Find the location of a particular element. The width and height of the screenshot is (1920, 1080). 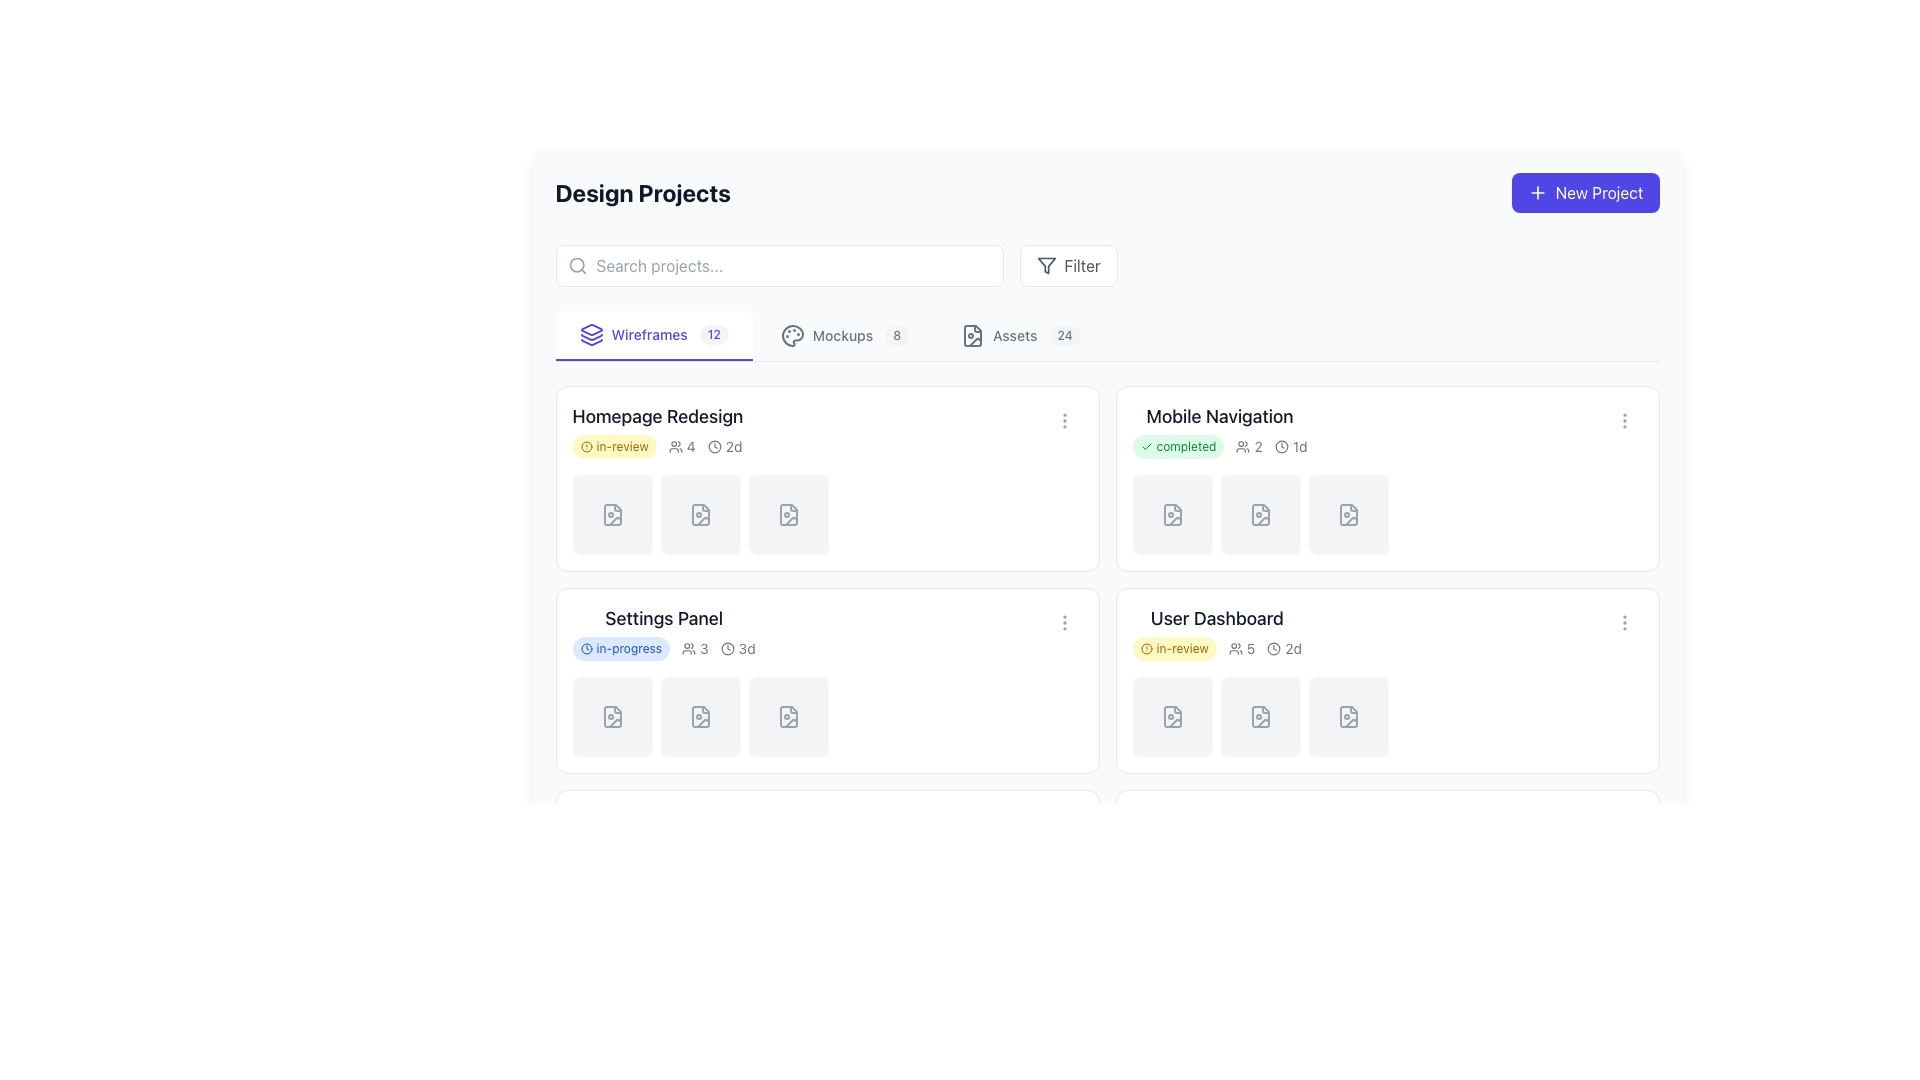

the filter button located in the top-right section of the interface, adjacent to the search bar is located at coordinates (1067, 265).